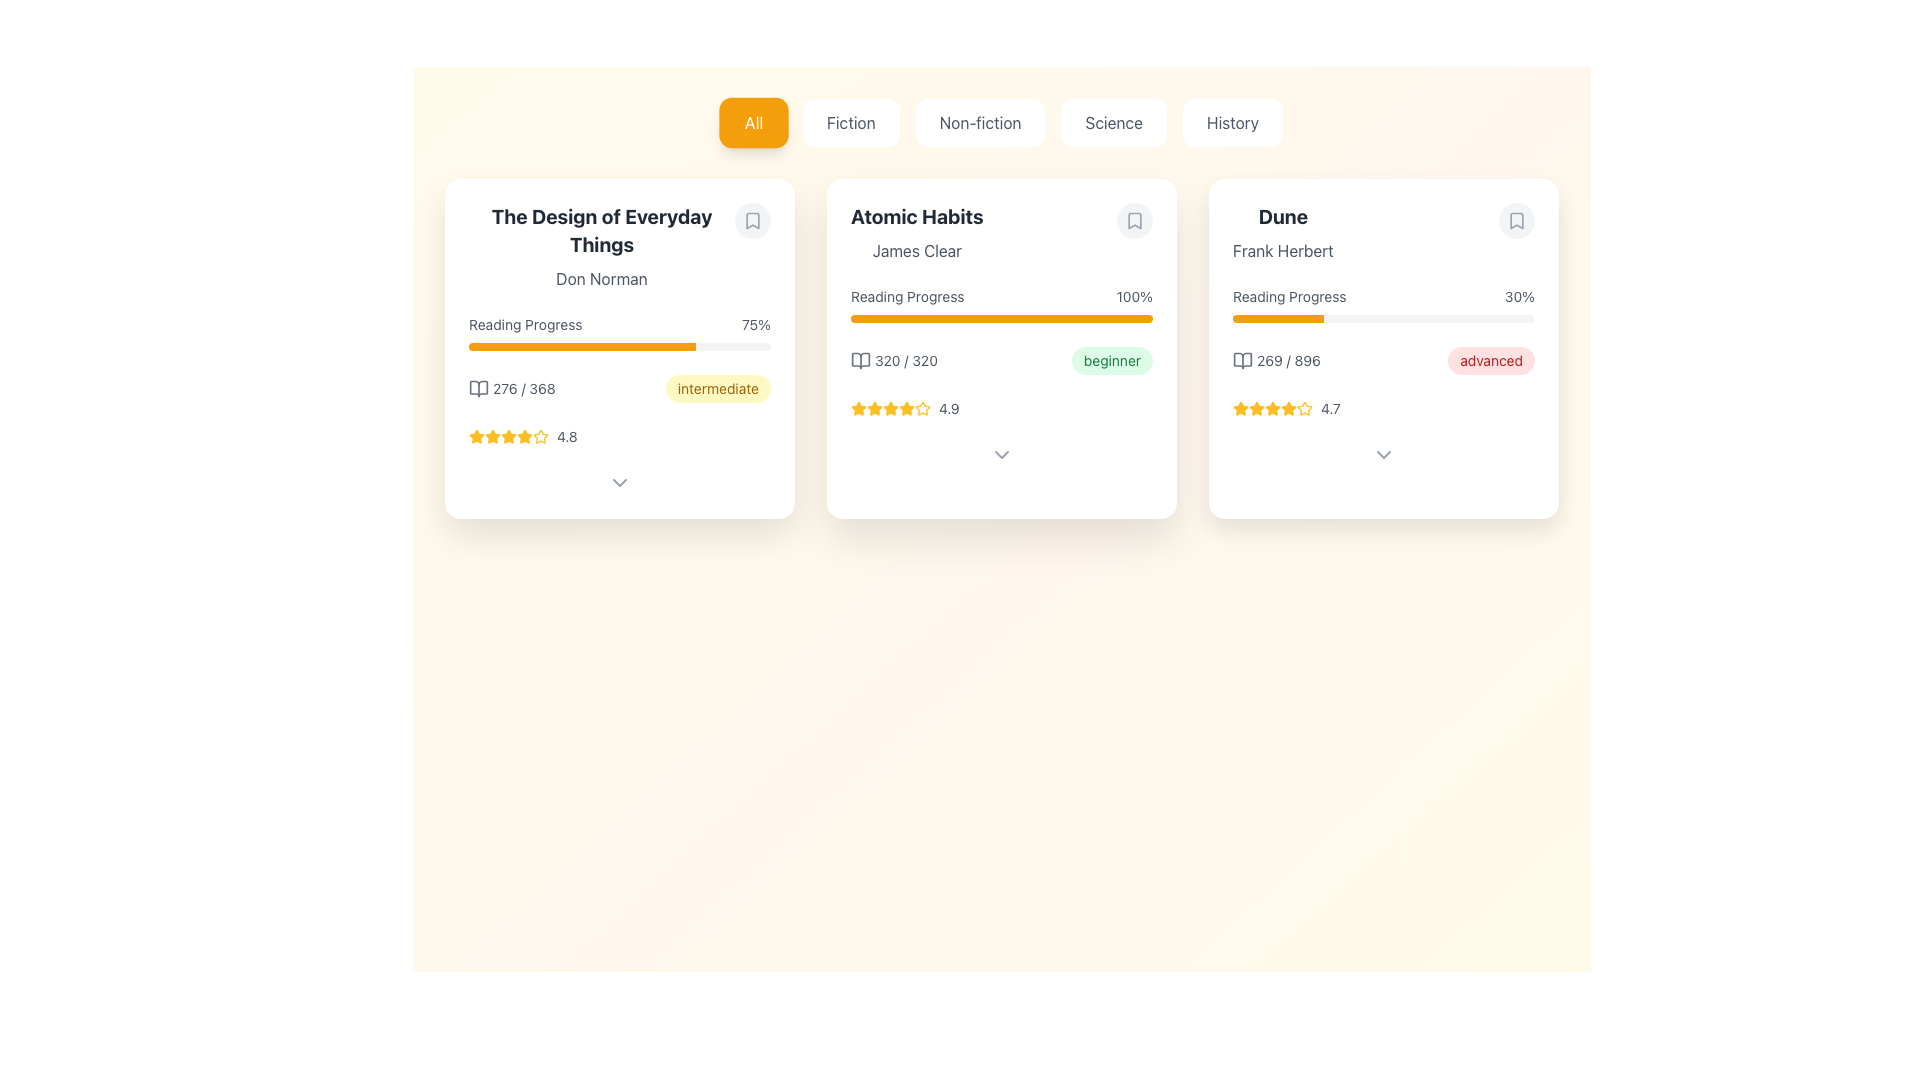 Image resolution: width=1920 pixels, height=1080 pixels. I want to click on the numeric text label displaying the rating '4.8', which is styled in a small gray font and located to the right of the star icons in the first book card, so click(566, 435).